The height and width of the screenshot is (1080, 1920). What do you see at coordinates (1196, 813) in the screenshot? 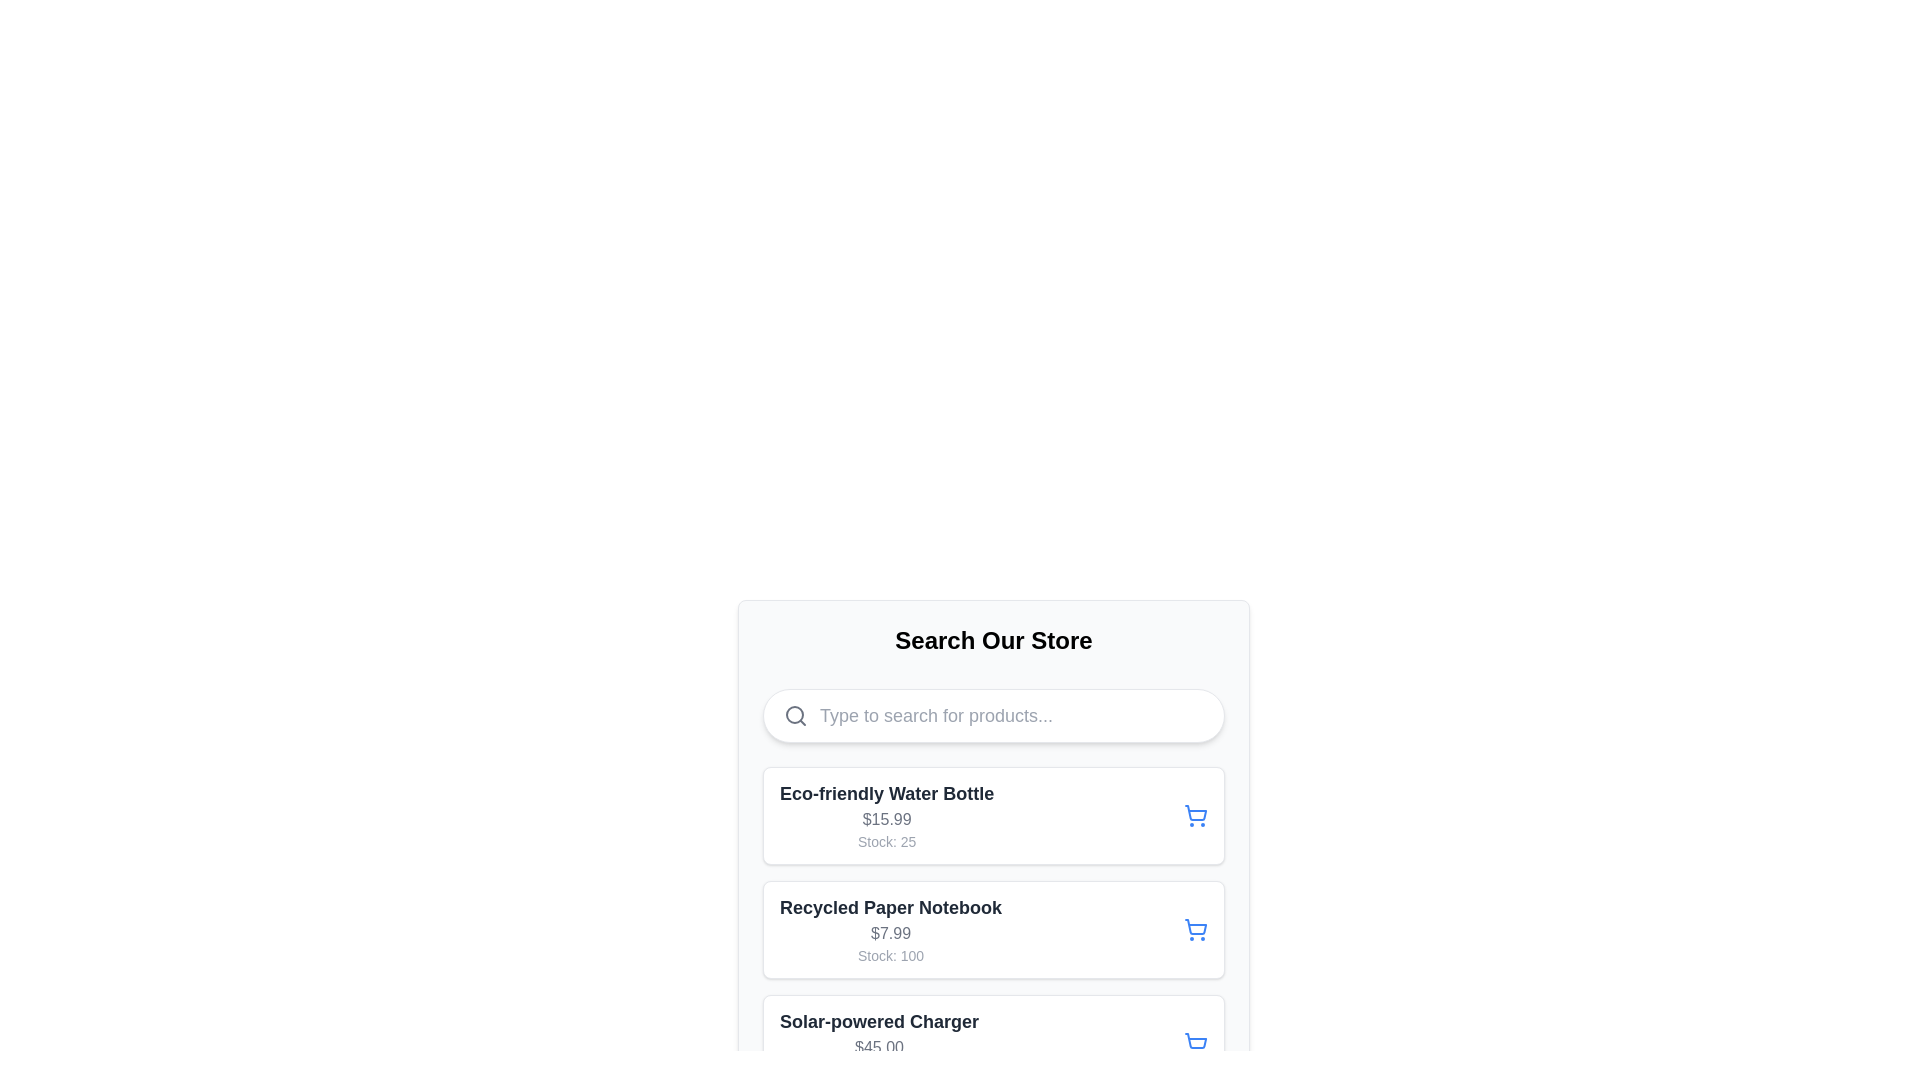
I see `the center of the shopping cart icon's interior basket section` at bounding box center [1196, 813].